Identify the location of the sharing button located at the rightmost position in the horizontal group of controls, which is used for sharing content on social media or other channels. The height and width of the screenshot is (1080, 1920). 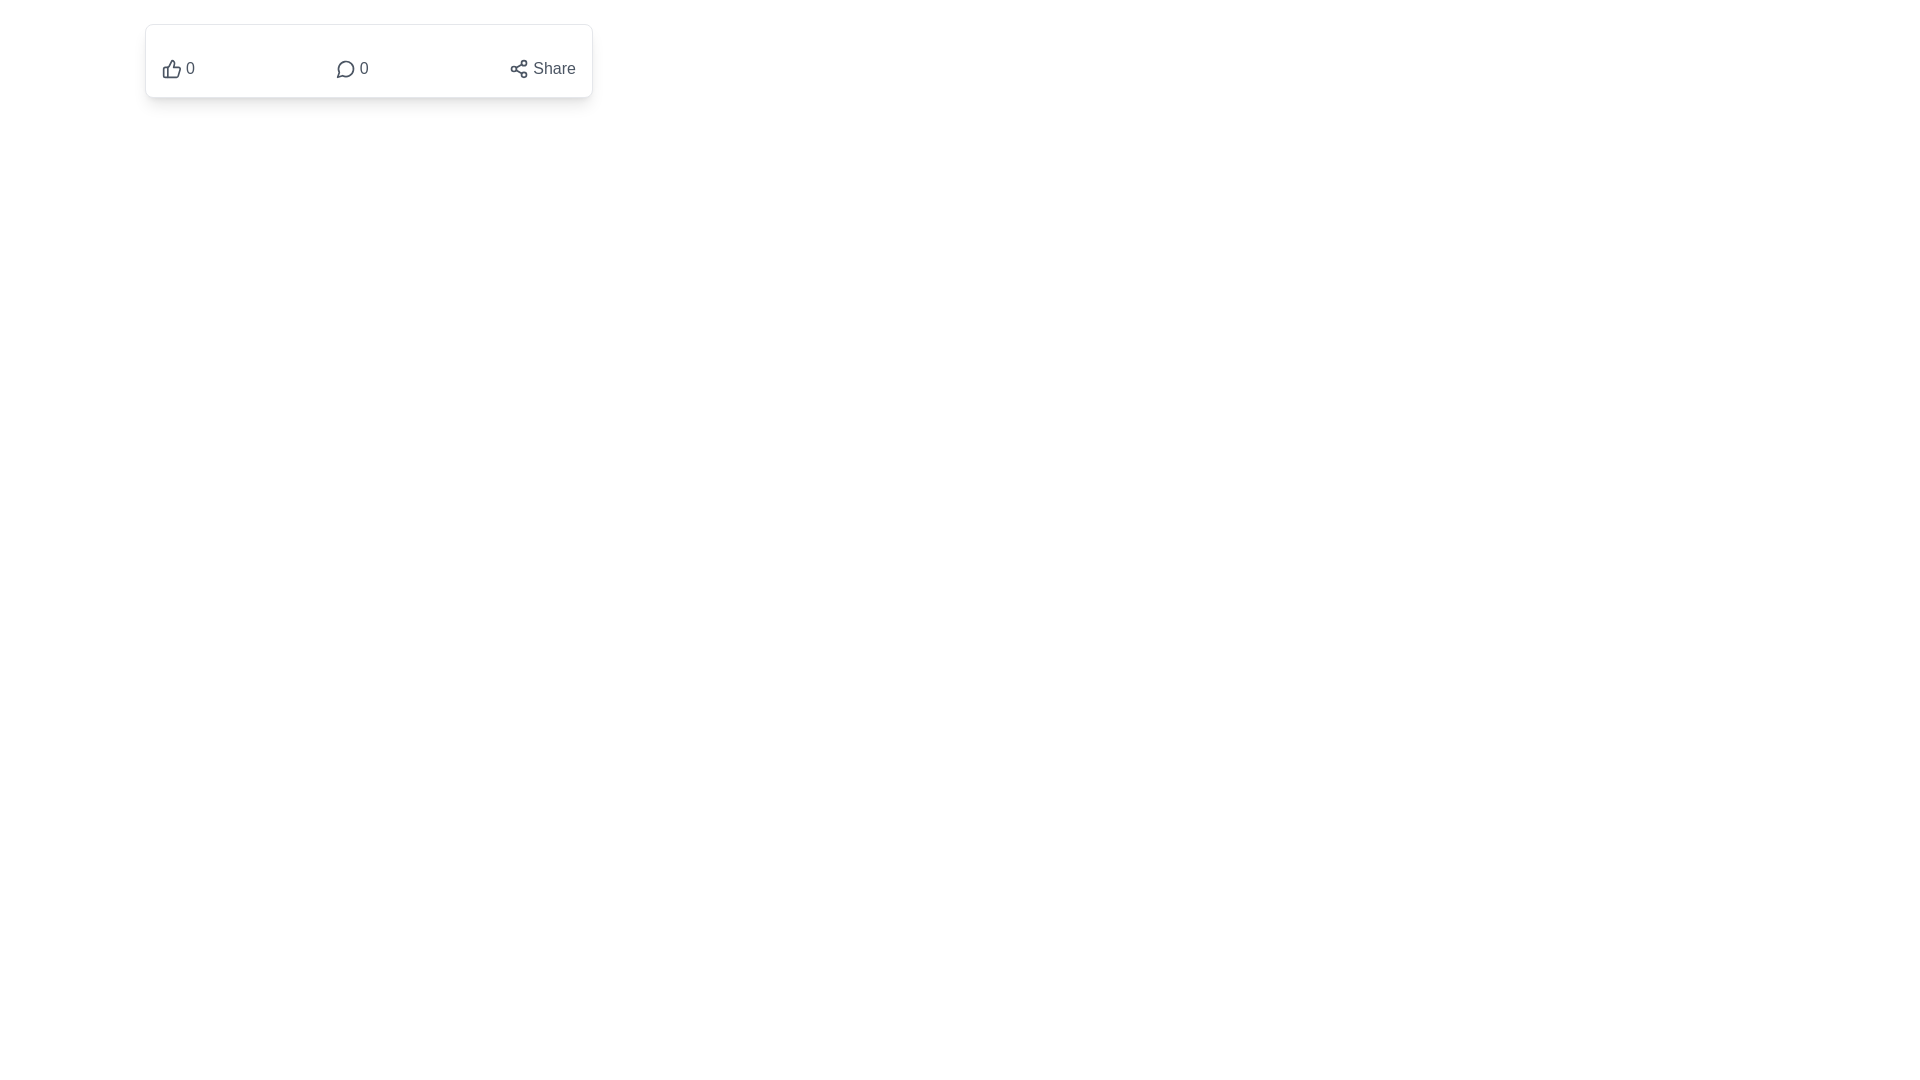
(542, 68).